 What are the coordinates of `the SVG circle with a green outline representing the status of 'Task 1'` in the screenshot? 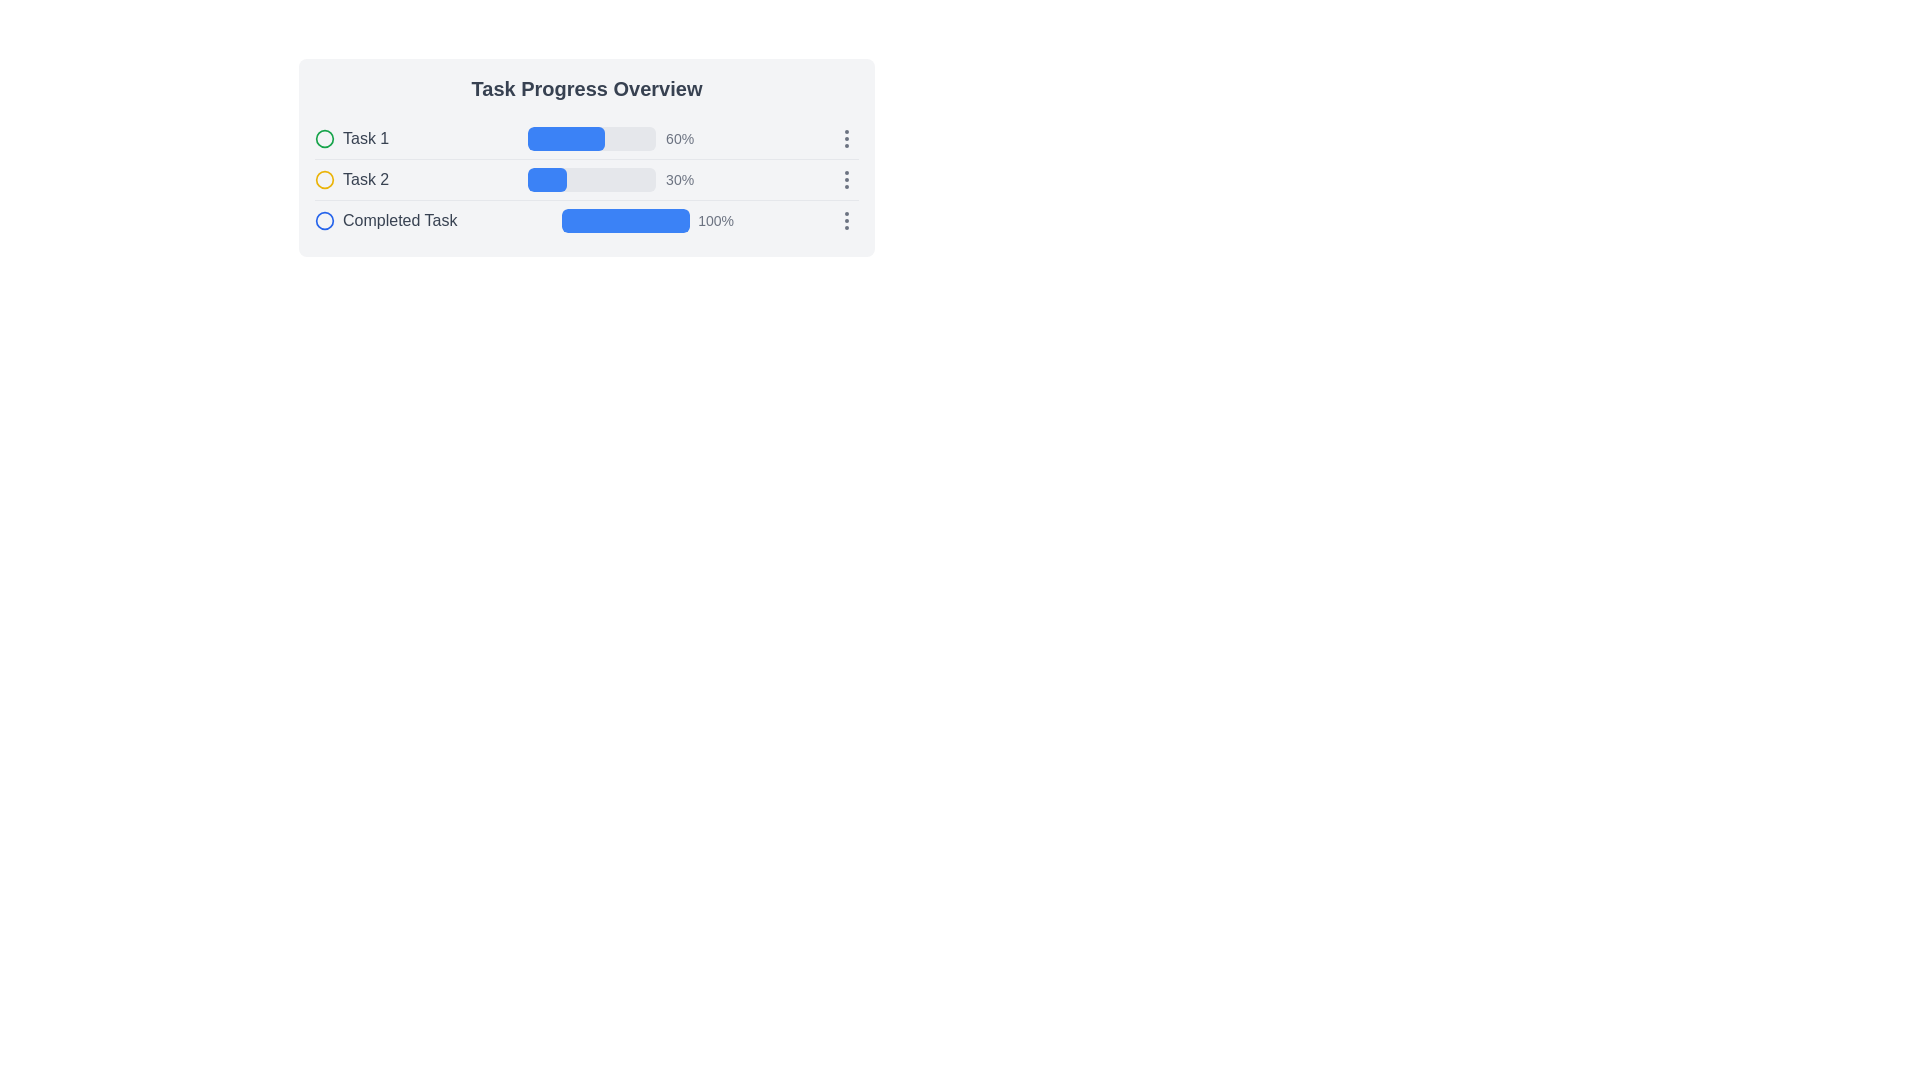 It's located at (325, 137).